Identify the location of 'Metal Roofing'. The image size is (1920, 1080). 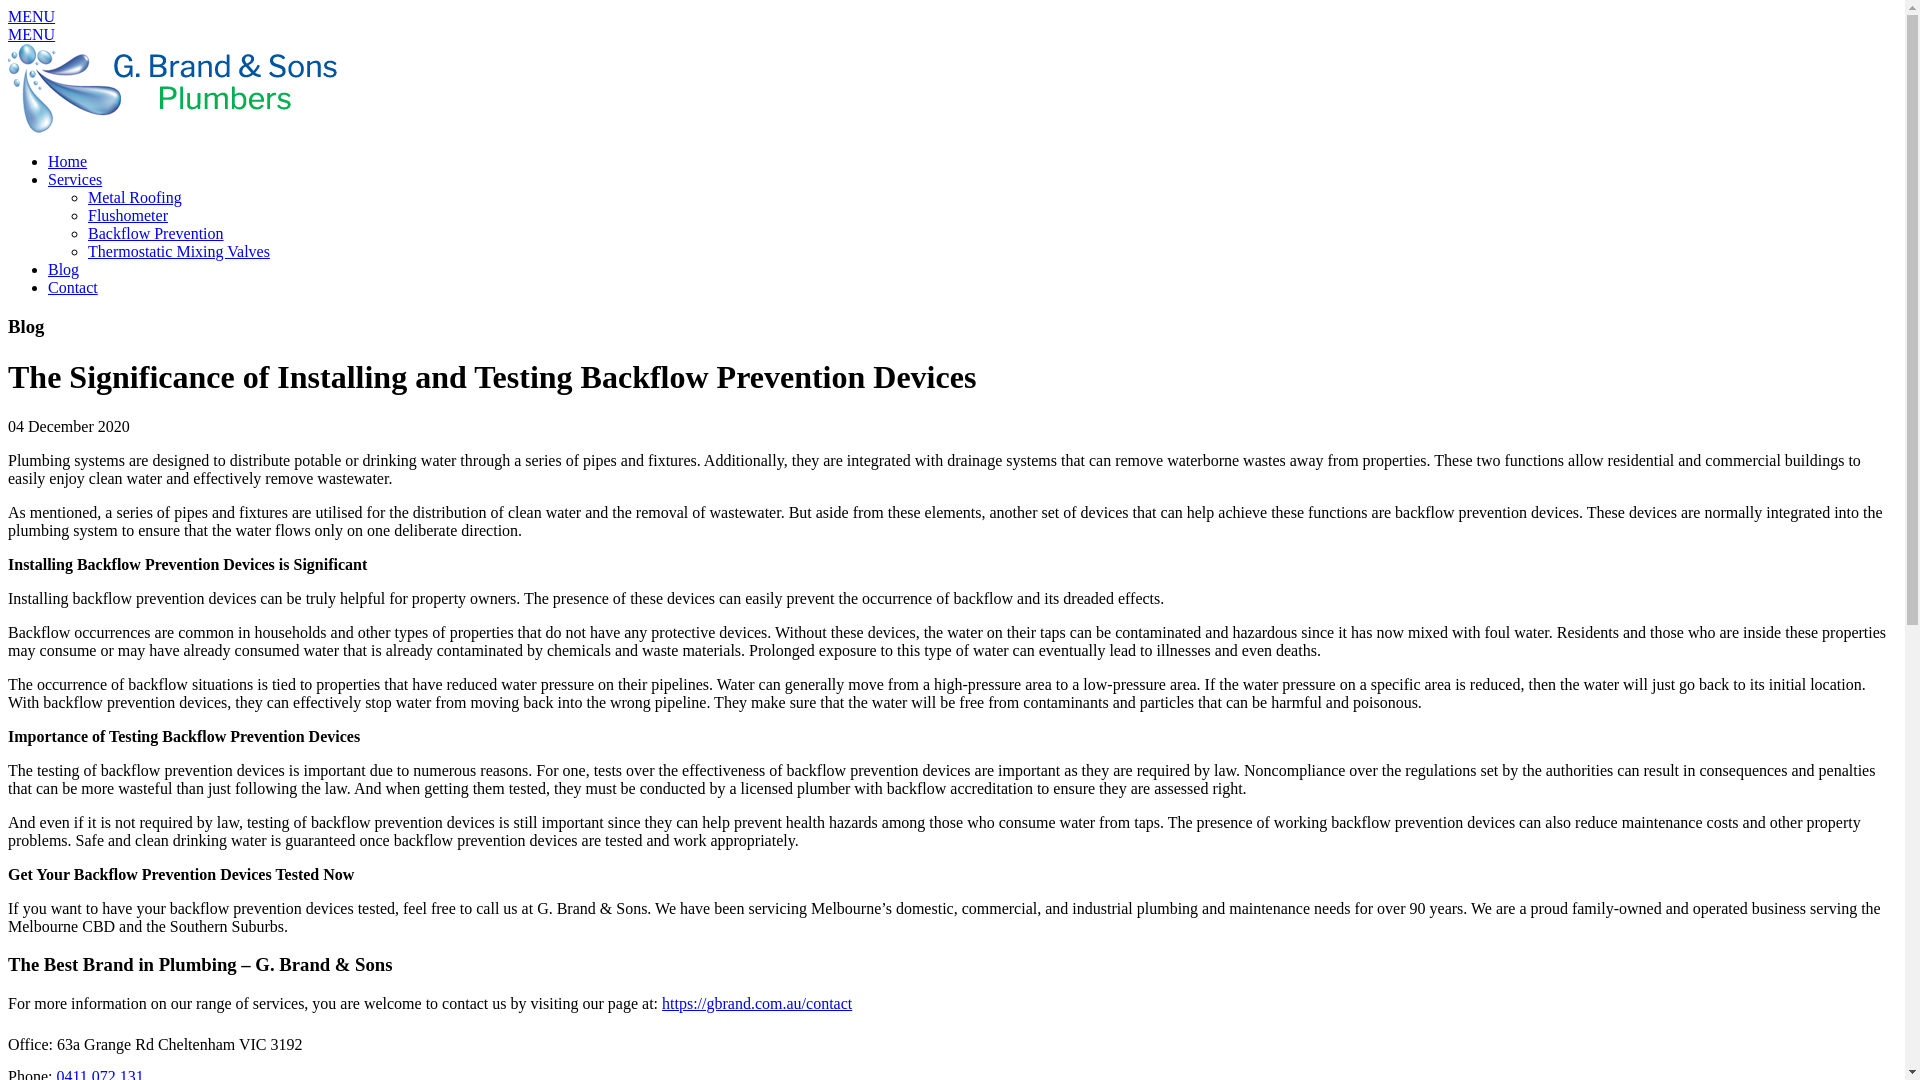
(133, 197).